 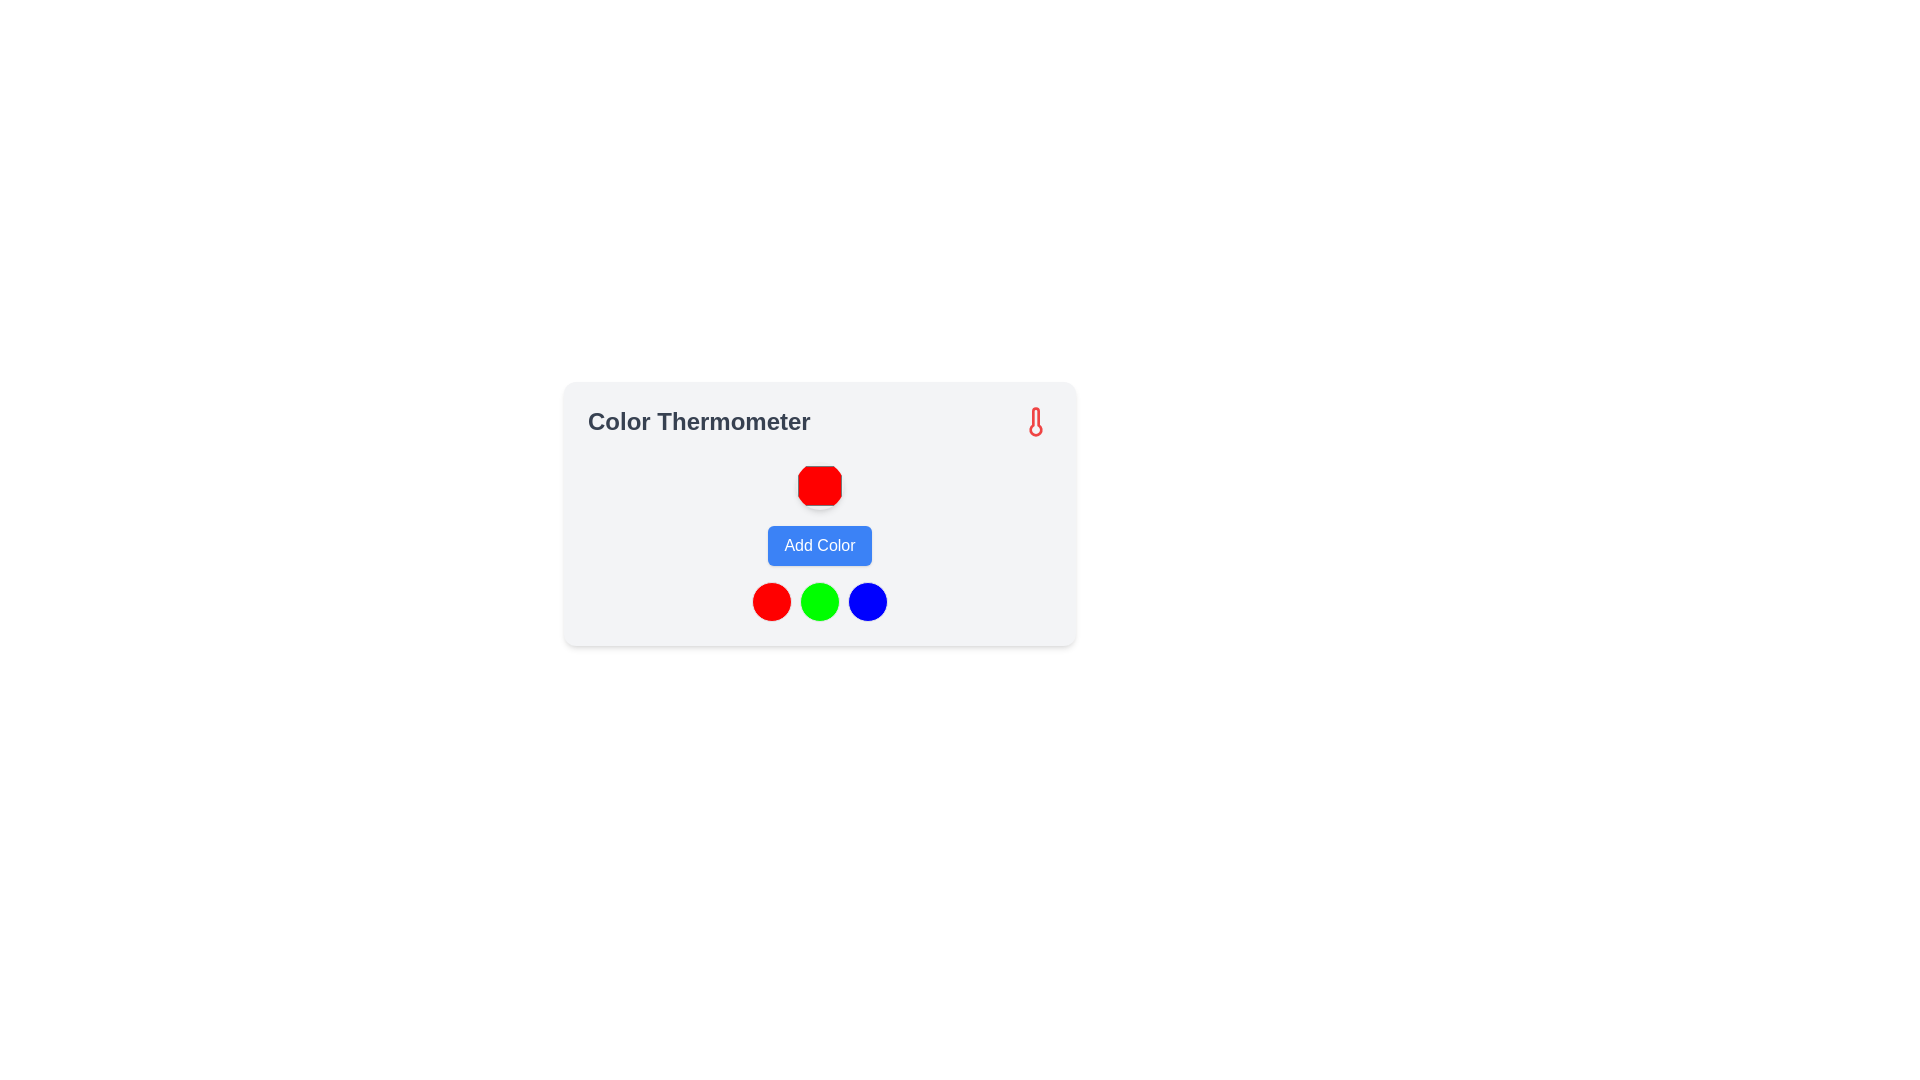 I want to click on the button located inside the 'Color Thermometer' panel, which is positioned centrally below a red octagonal icon, so click(x=849, y=534).